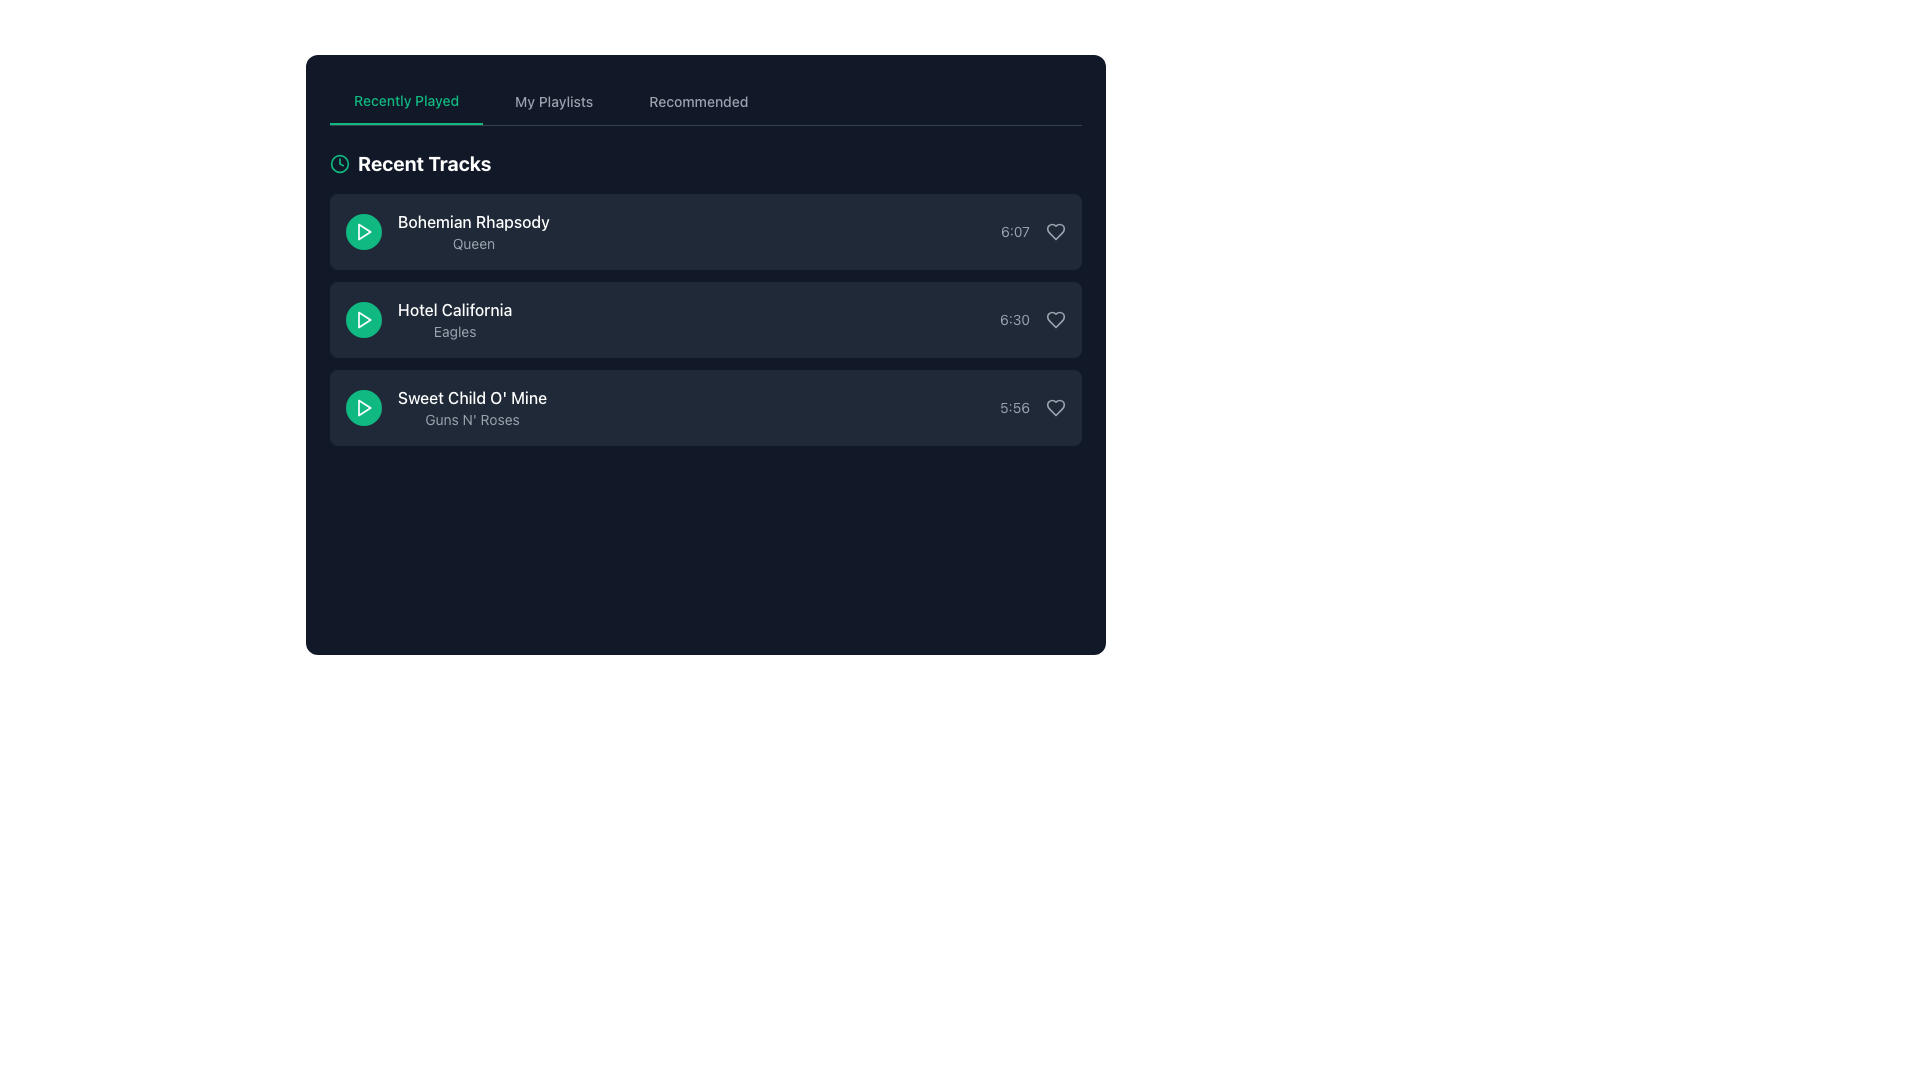 The height and width of the screenshot is (1080, 1920). Describe the element at coordinates (364, 230) in the screenshot. I see `the play button icon, which is a white triangle in a green circular background, located next to 'Bohemian Rhapsody' by 'Queen'` at that location.